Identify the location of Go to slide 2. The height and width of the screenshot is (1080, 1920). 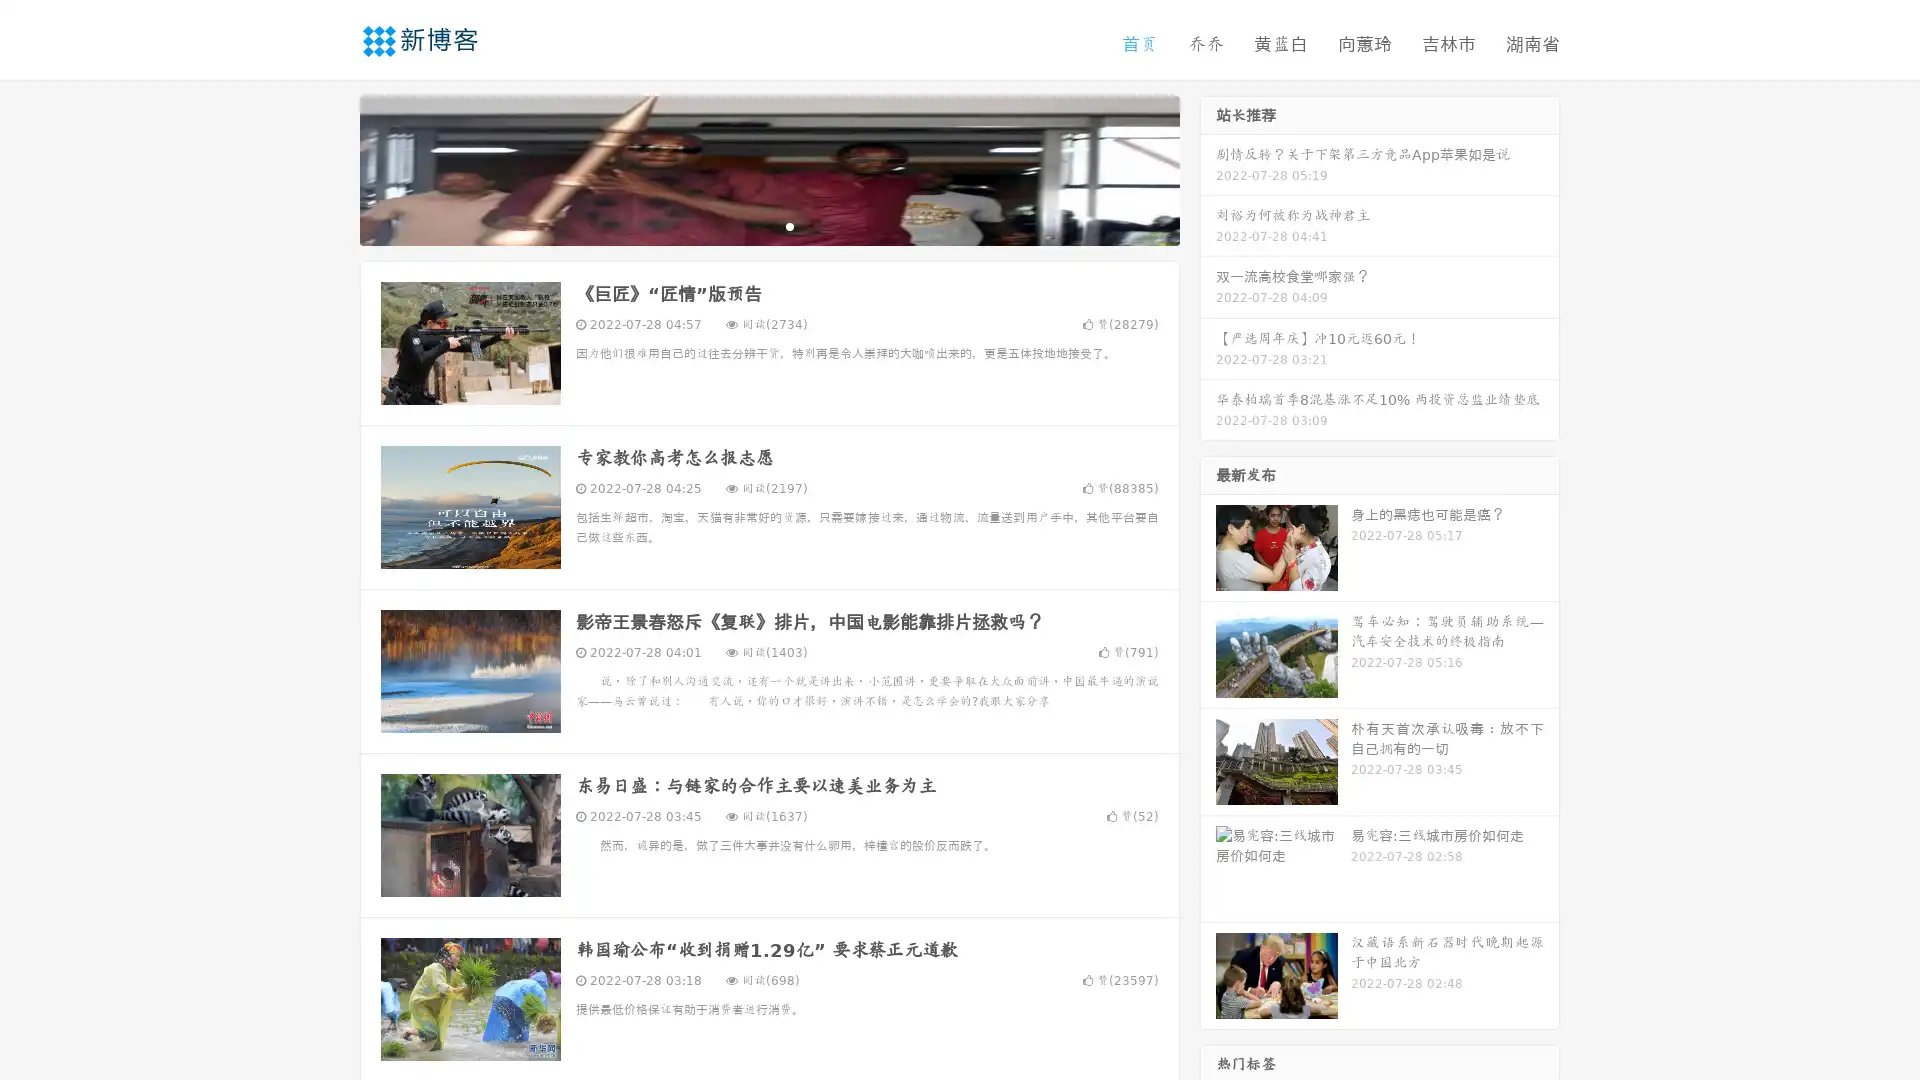
(768, 225).